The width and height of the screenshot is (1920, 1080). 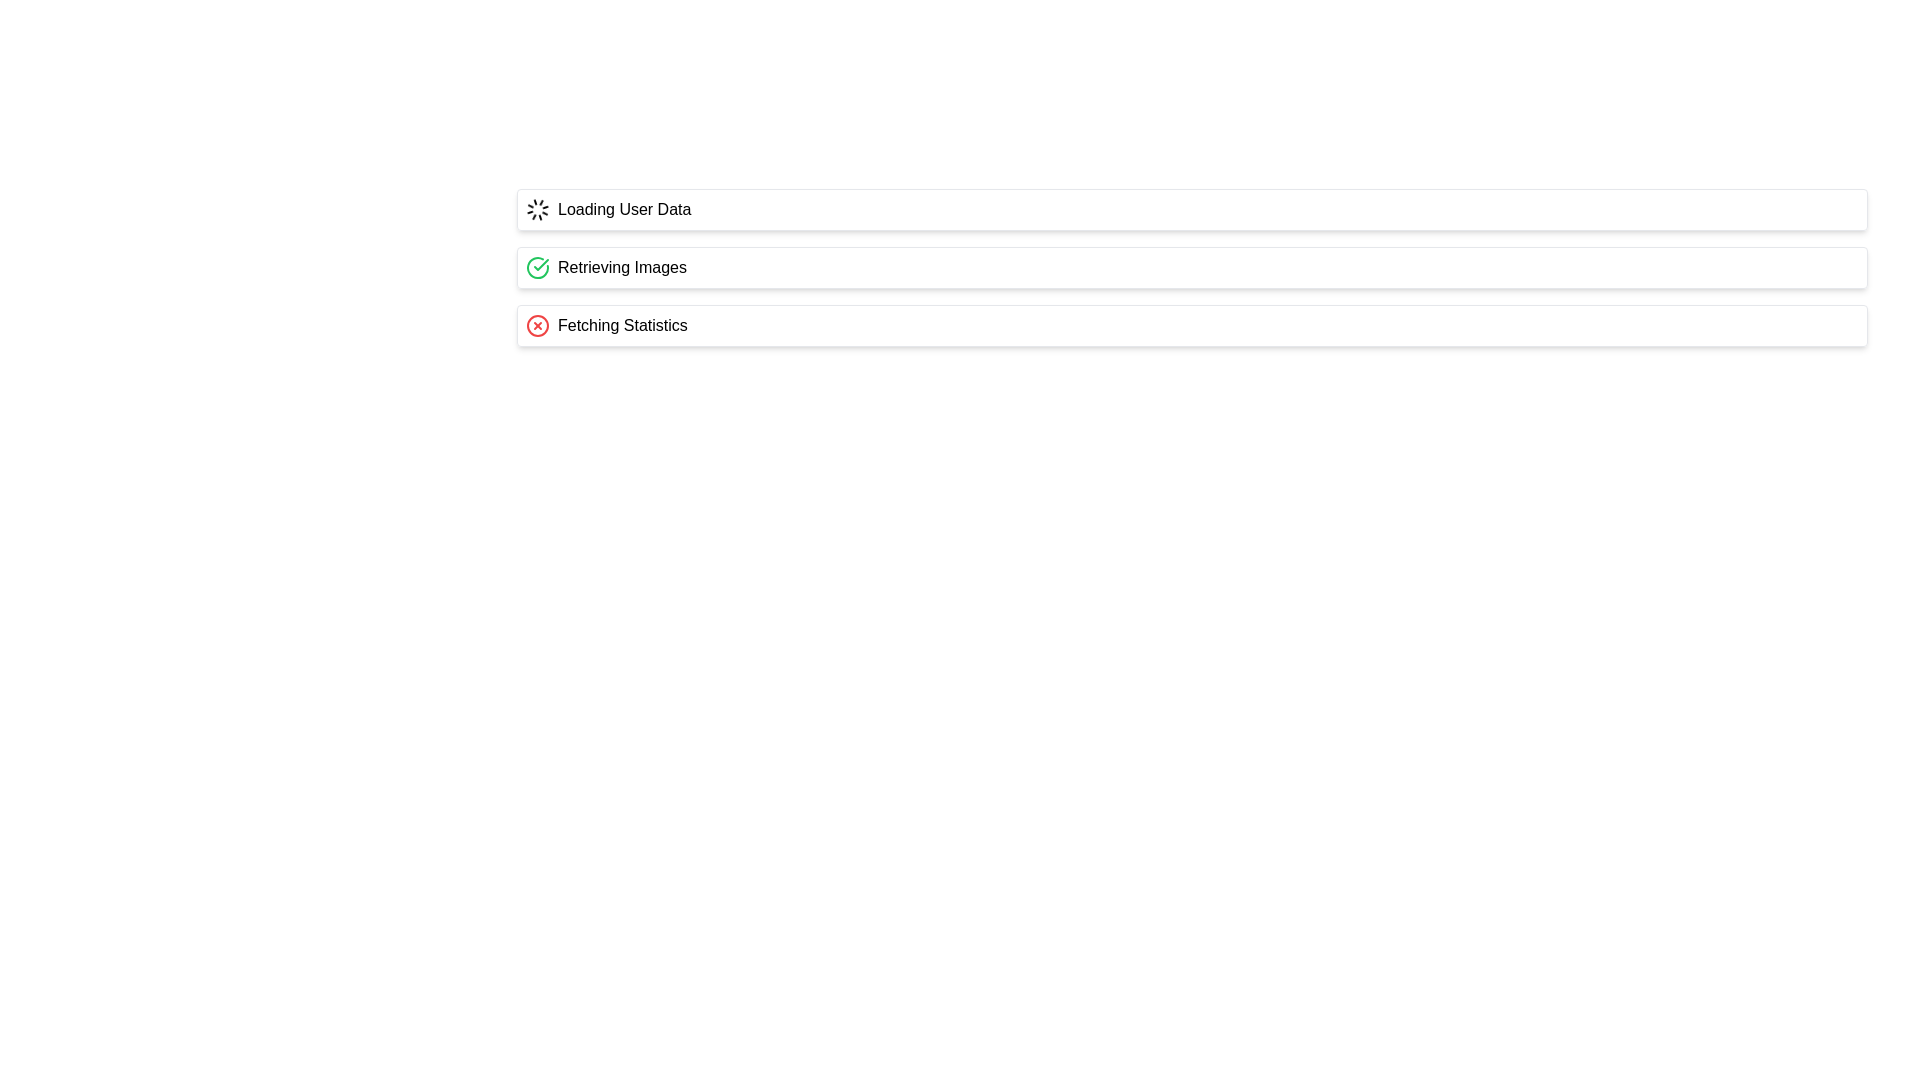 What do you see at coordinates (605, 266) in the screenshot?
I see `the status indicator label located between 'Loading User Data' and 'Fetching Statistics' to observe its progress or completion status` at bounding box center [605, 266].